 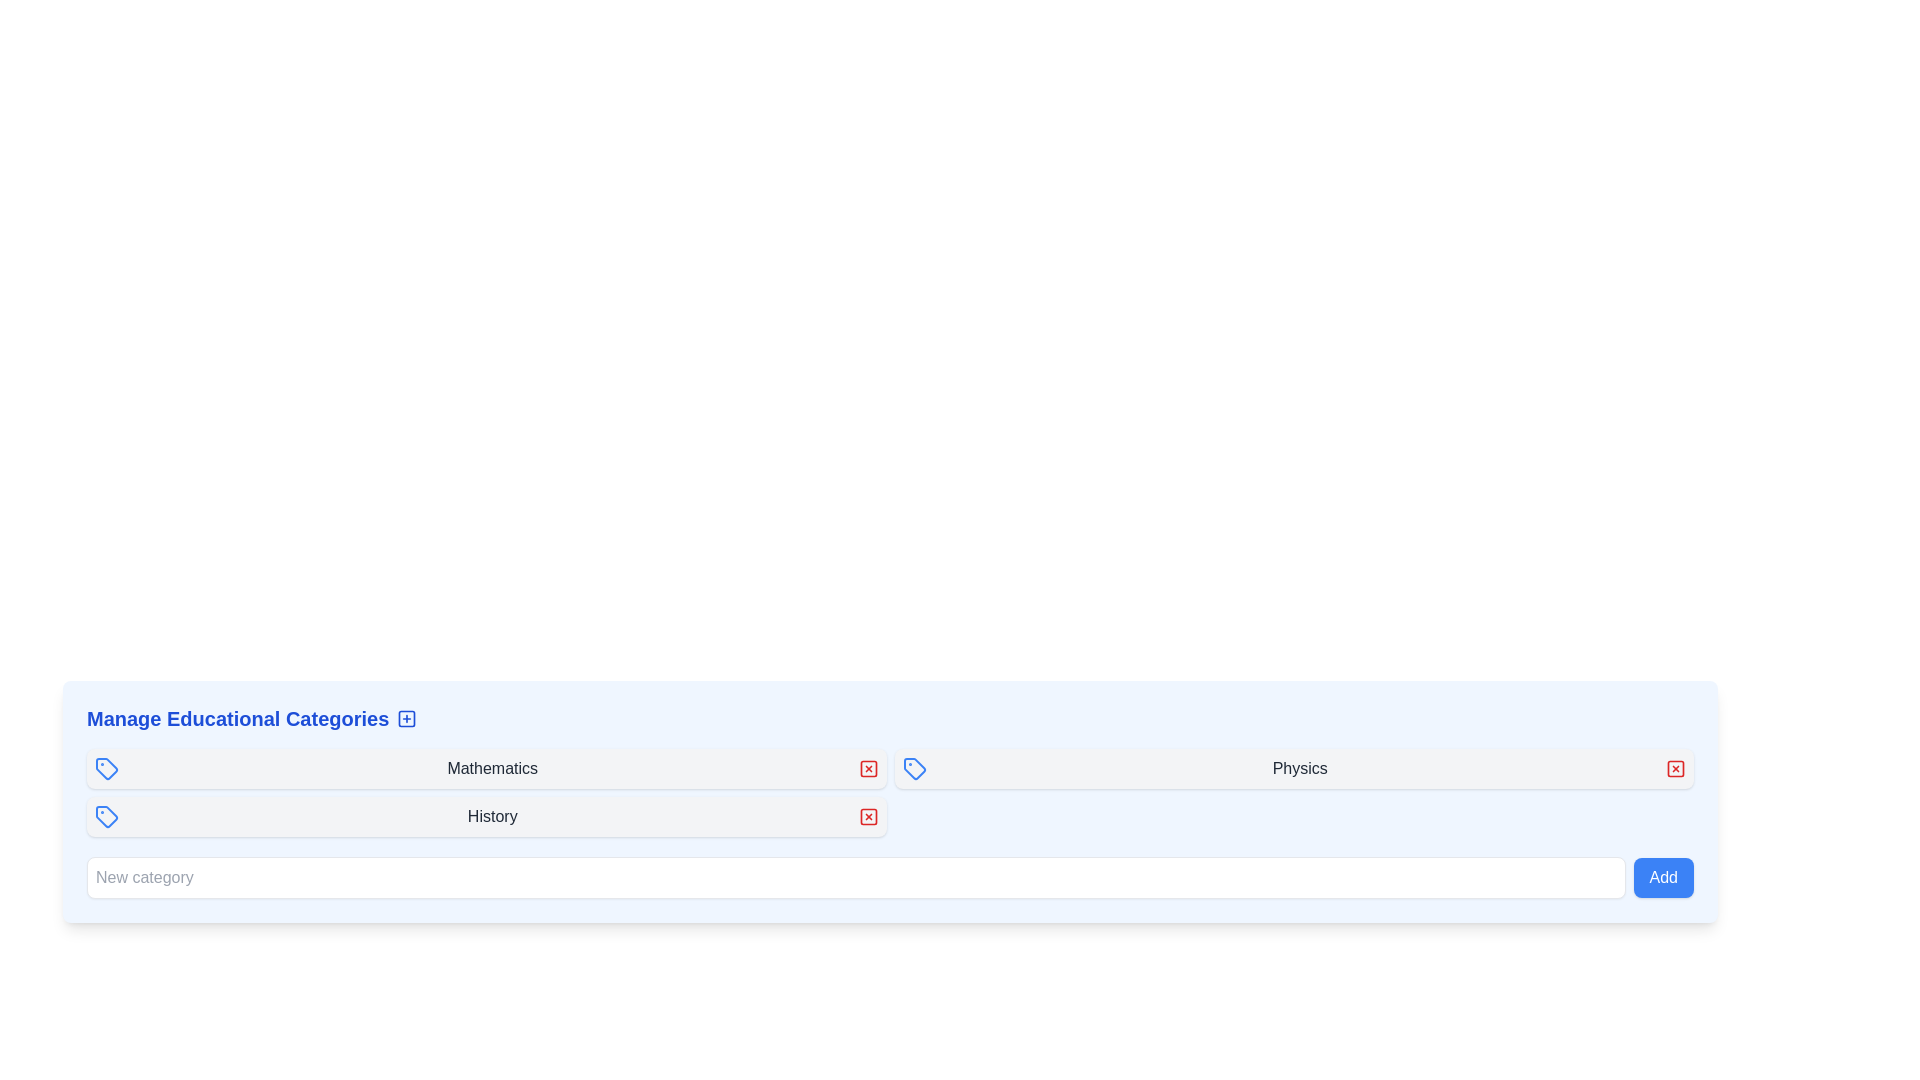 What do you see at coordinates (406, 717) in the screenshot?
I see `the blue square icon with a plus sign in the center, located to the right of the 'Manage Educational Categories' header` at bounding box center [406, 717].